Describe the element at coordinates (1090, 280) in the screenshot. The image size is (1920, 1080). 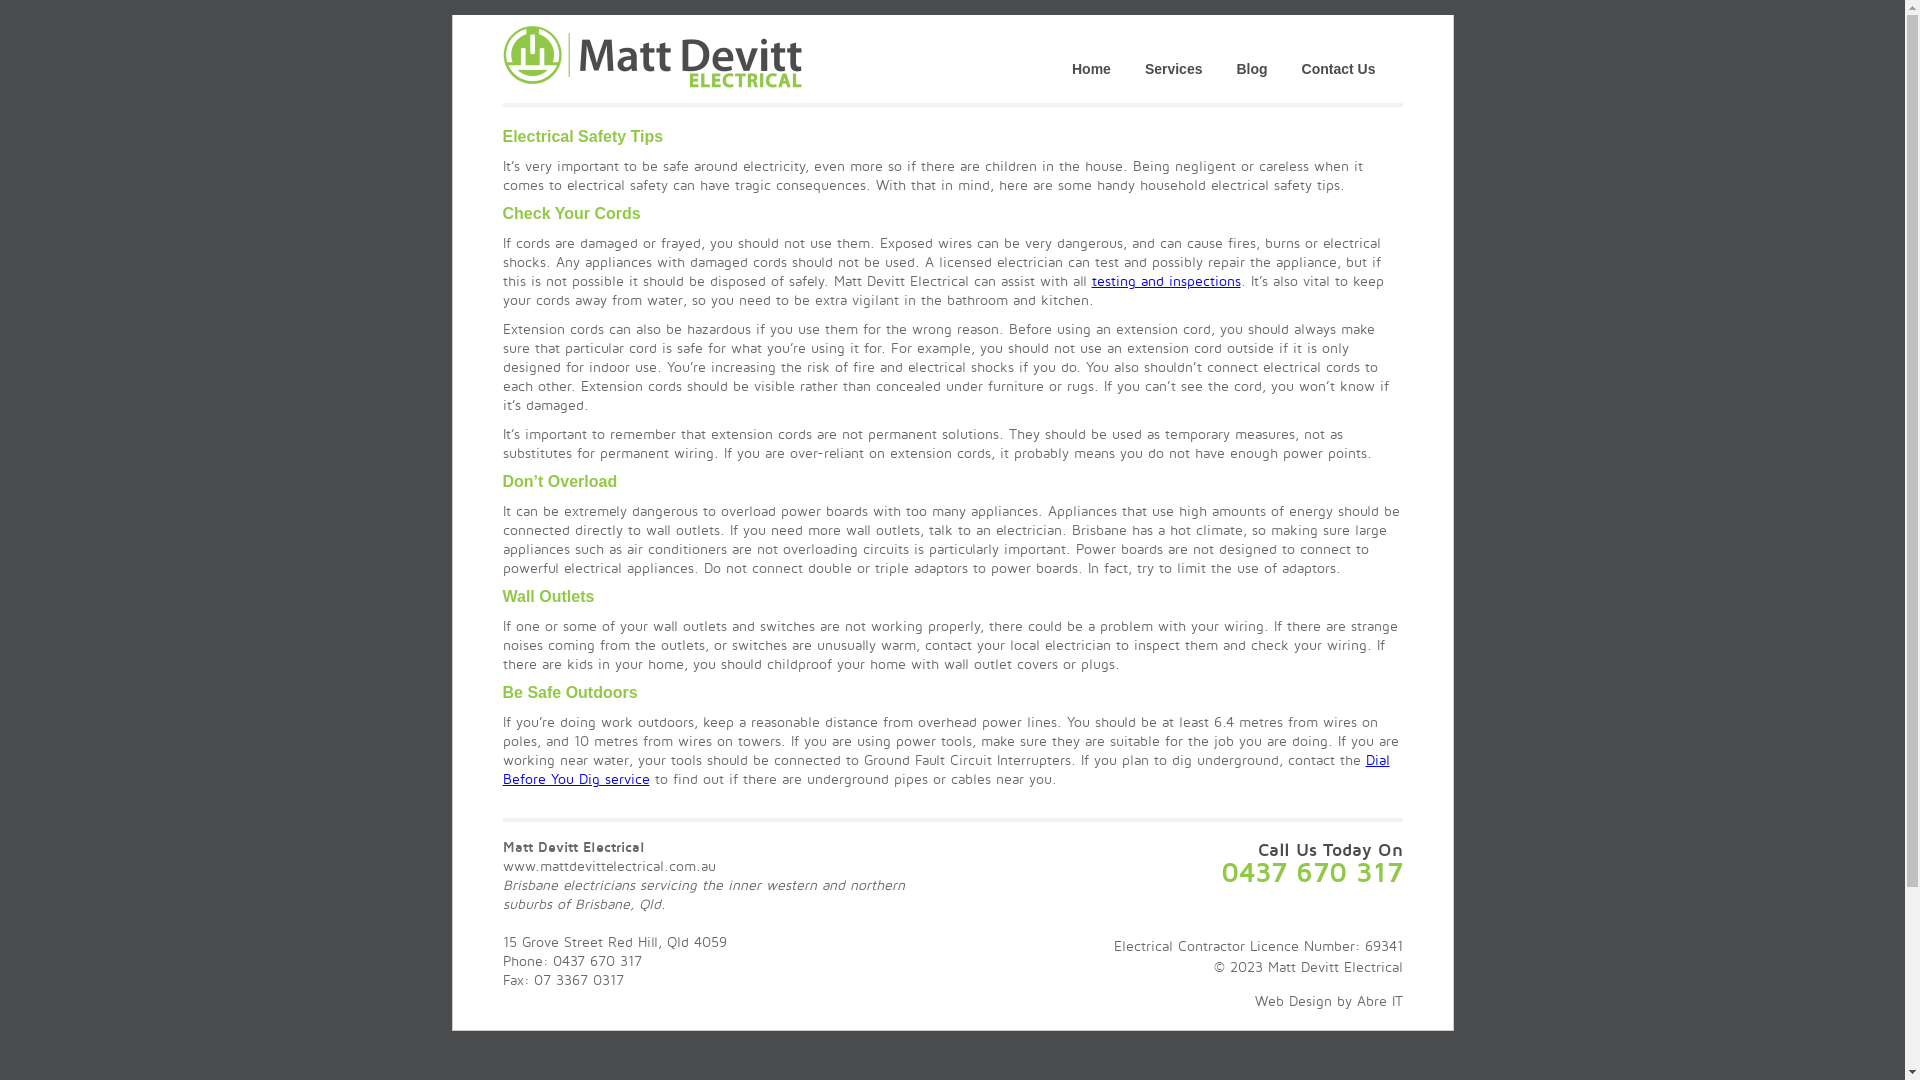
I see `'testing and inspections'` at that location.